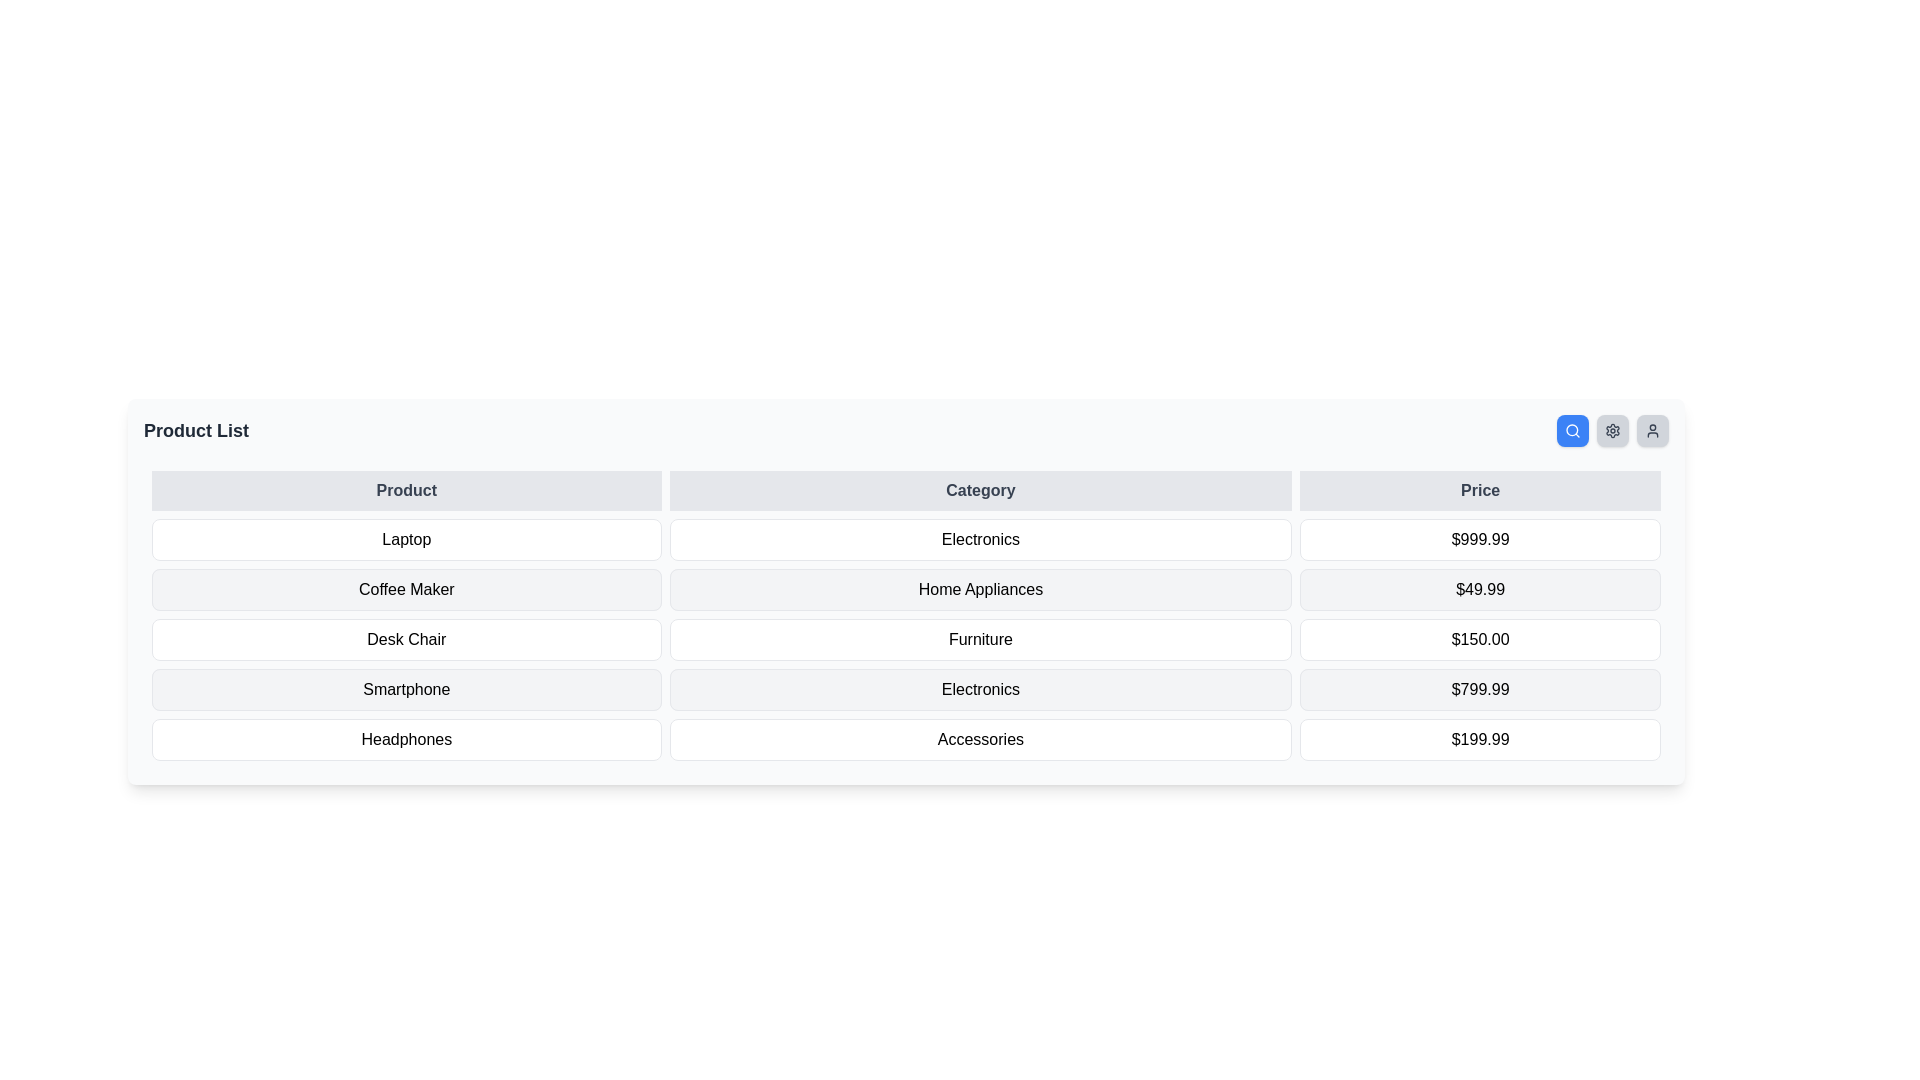 The height and width of the screenshot is (1080, 1920). I want to click on the table cell displaying the text 'Laptop', which is located in the first column of the second row of a table layout, so click(405, 540).